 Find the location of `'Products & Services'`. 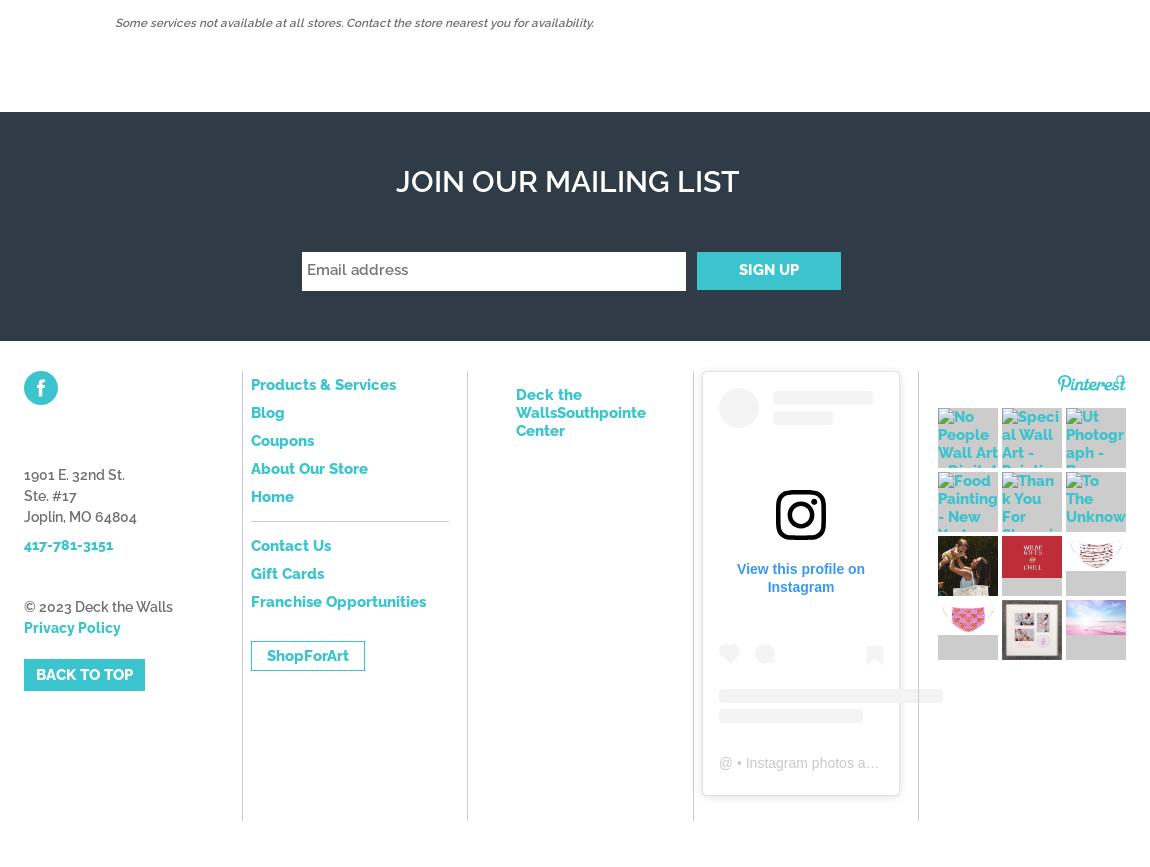

'Products & Services' is located at coordinates (322, 383).